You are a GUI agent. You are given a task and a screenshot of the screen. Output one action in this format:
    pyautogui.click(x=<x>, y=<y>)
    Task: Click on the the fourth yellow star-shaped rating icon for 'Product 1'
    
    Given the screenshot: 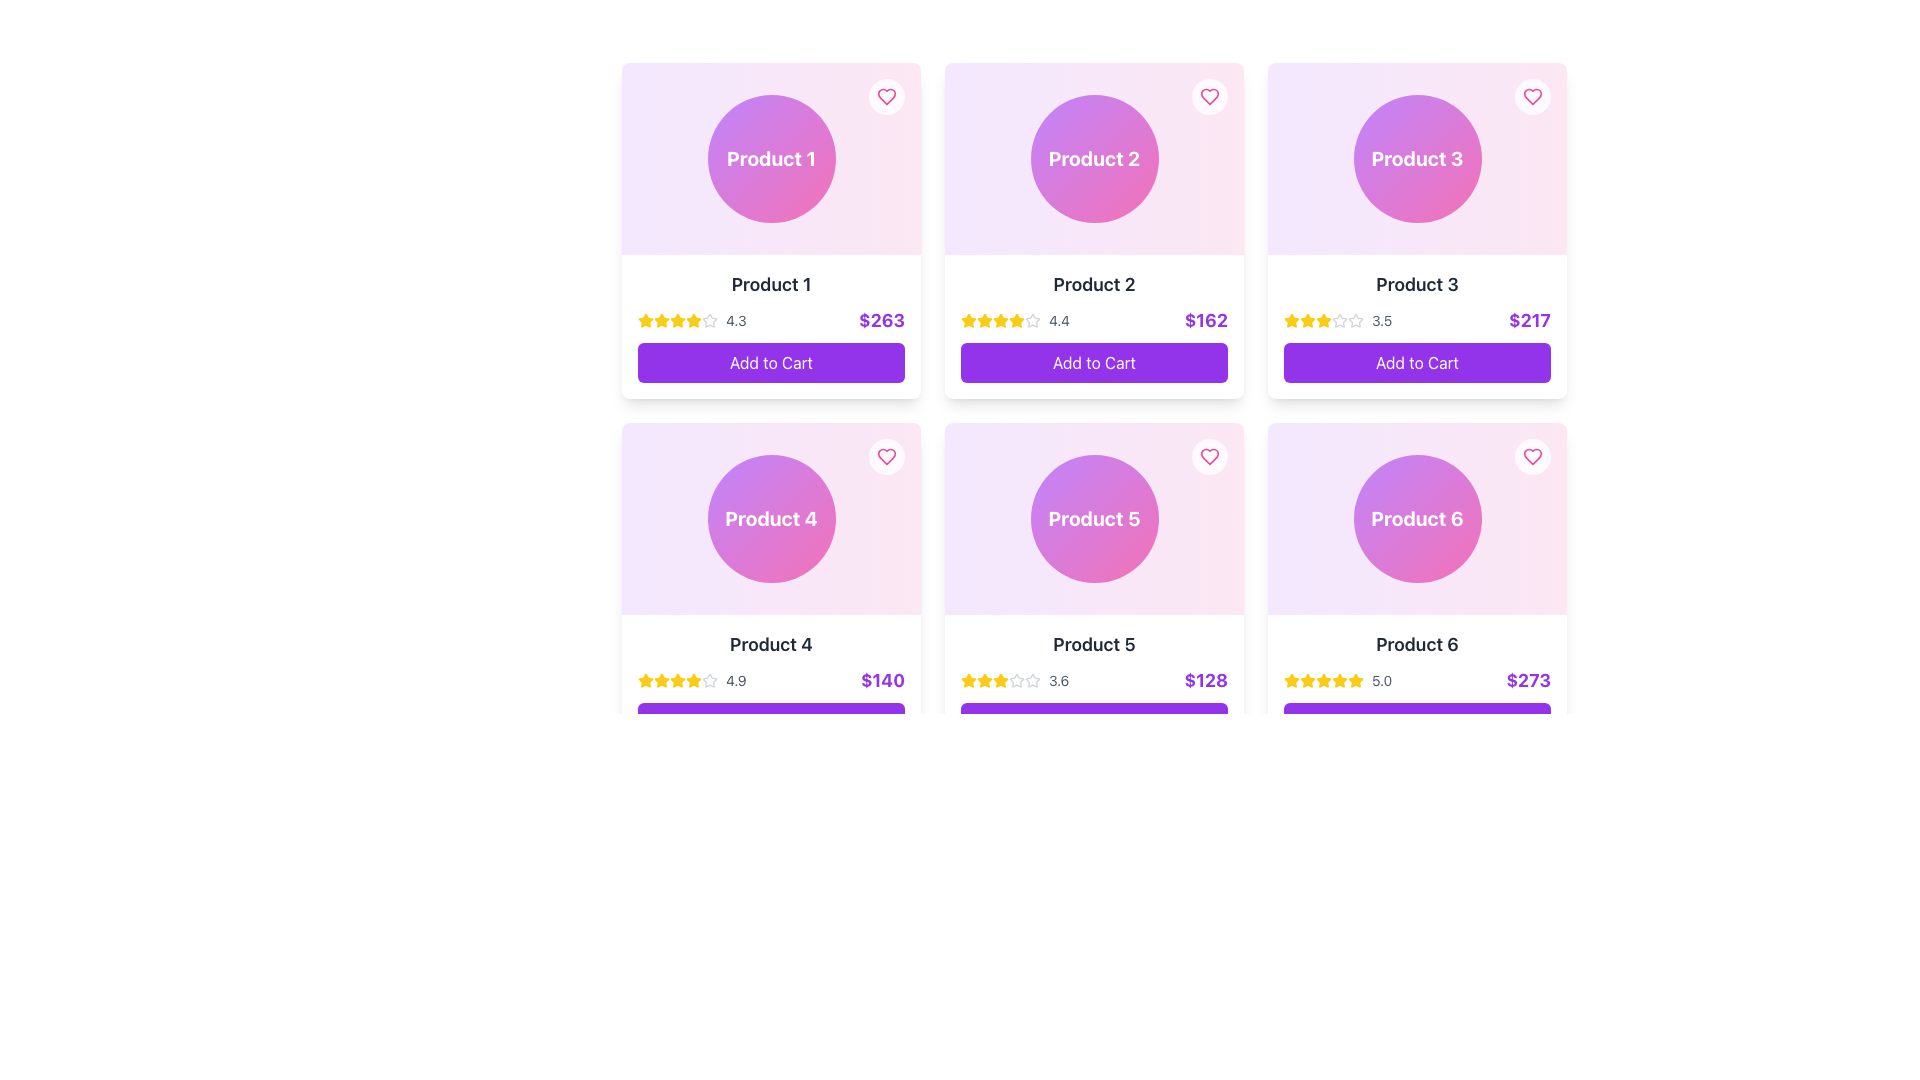 What is the action you would take?
    pyautogui.click(x=677, y=319)
    